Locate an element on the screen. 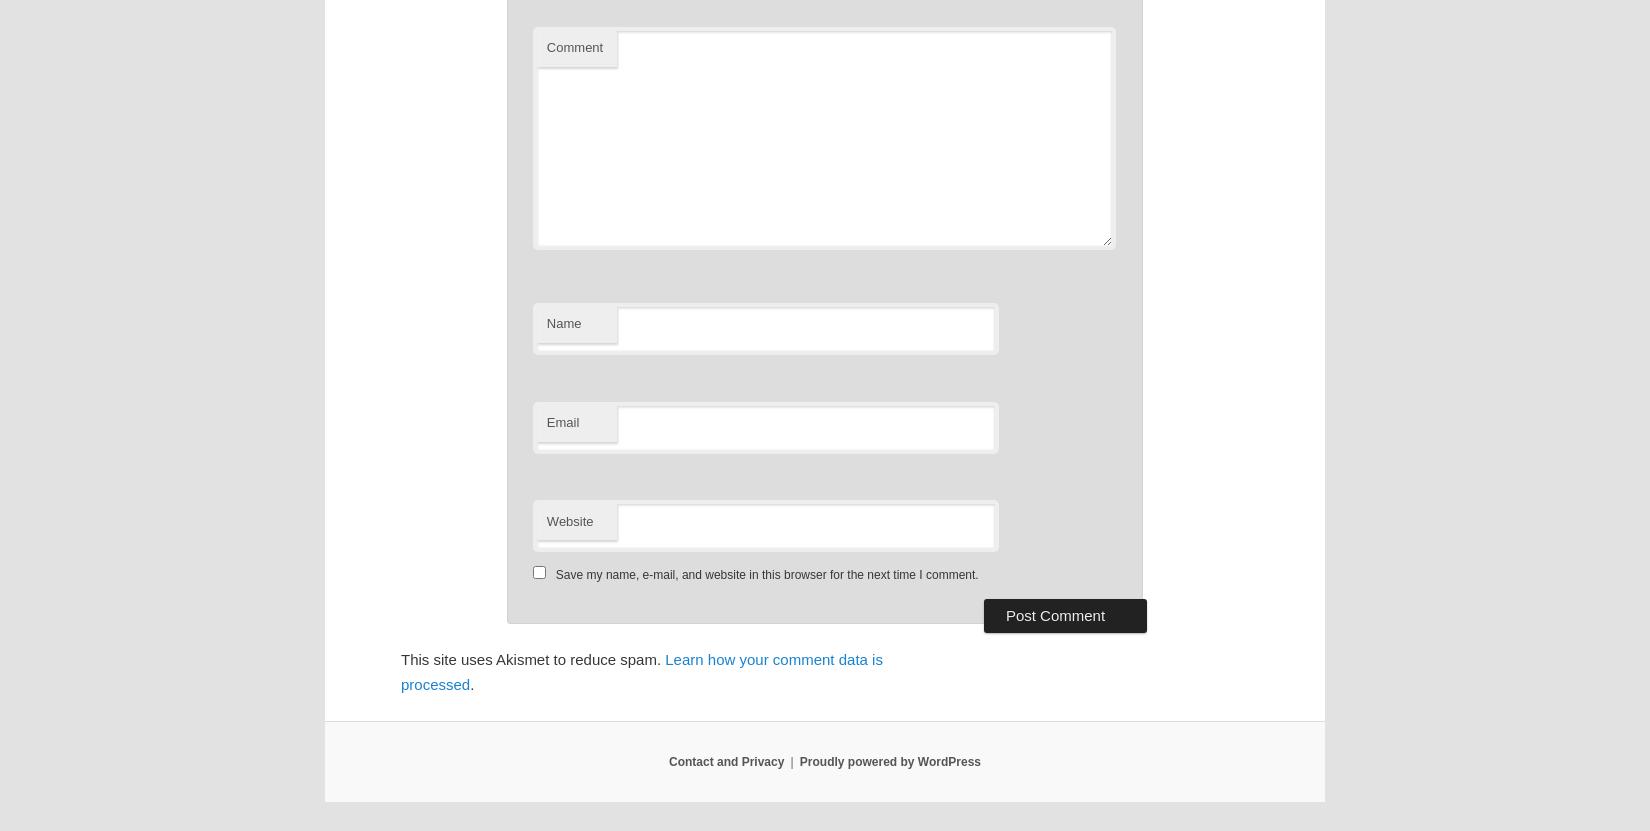  'Email' is located at coordinates (561, 420).